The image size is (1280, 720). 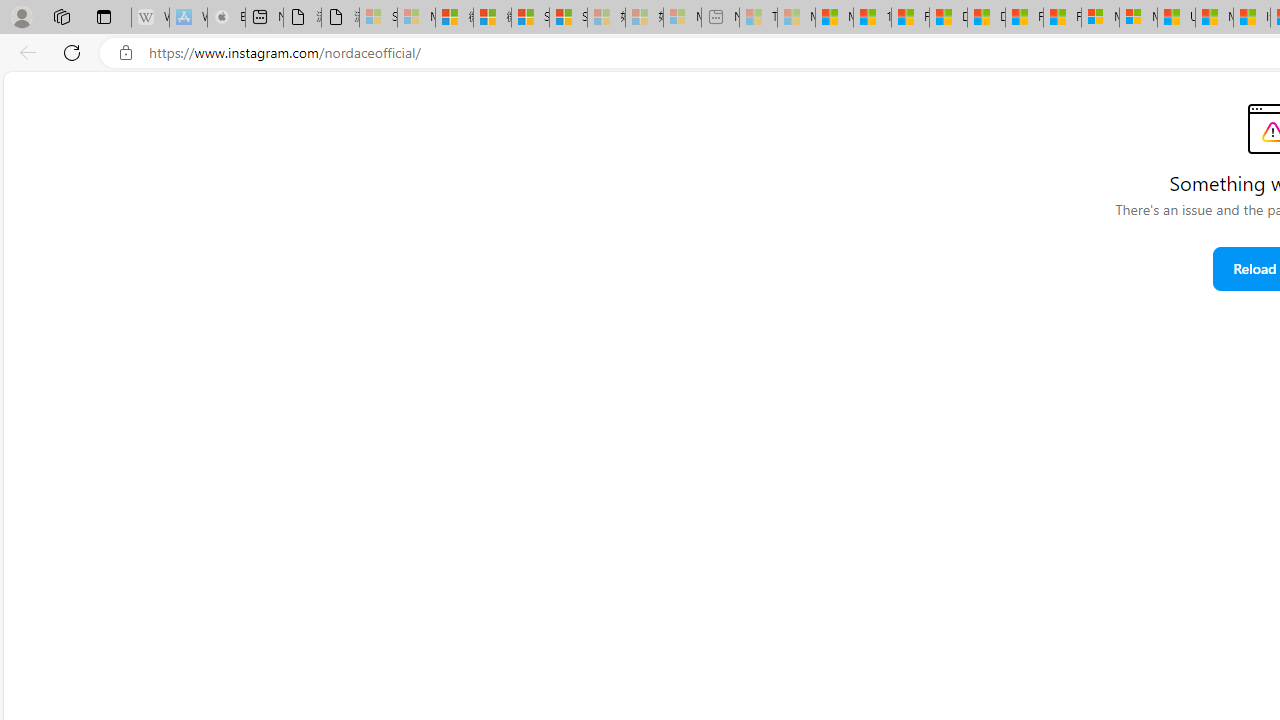 What do you see at coordinates (1062, 17) in the screenshot?
I see `'Foo BAR | Trusted Community Engagement and Contributions'` at bounding box center [1062, 17].